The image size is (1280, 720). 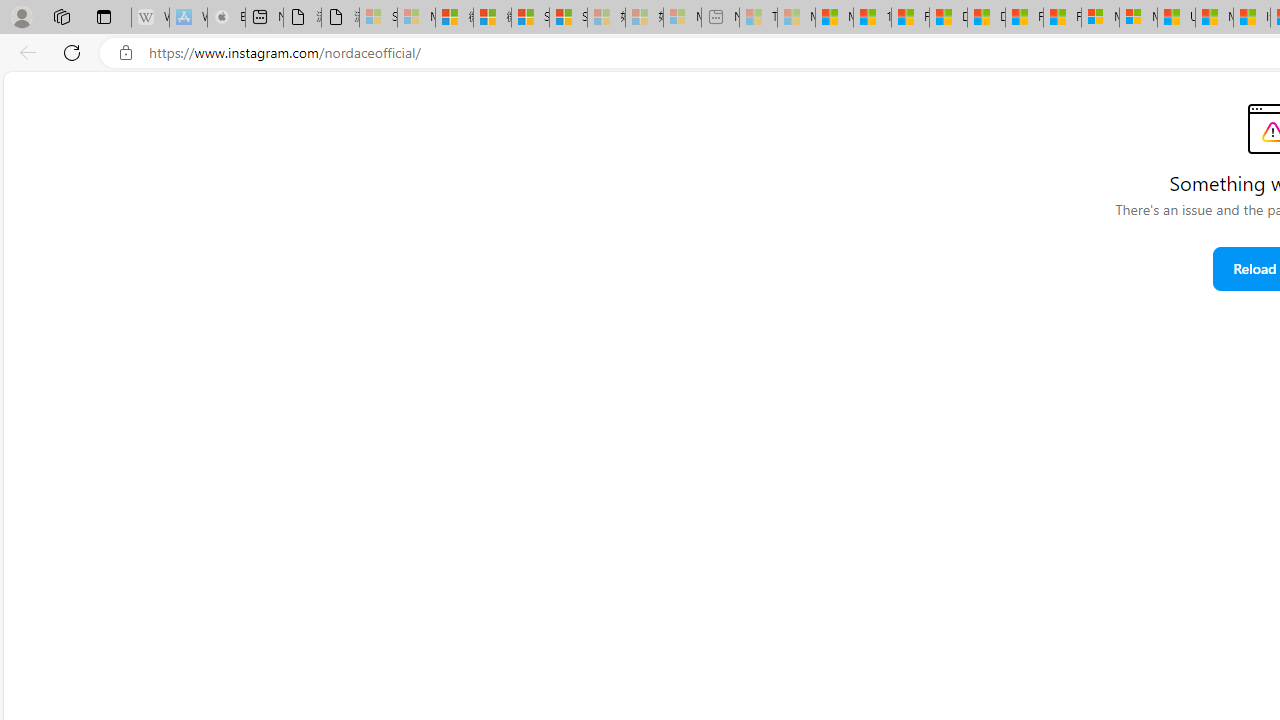 What do you see at coordinates (1062, 17) in the screenshot?
I see `'Foo BAR | Trusted Community Engagement and Contributions'` at bounding box center [1062, 17].